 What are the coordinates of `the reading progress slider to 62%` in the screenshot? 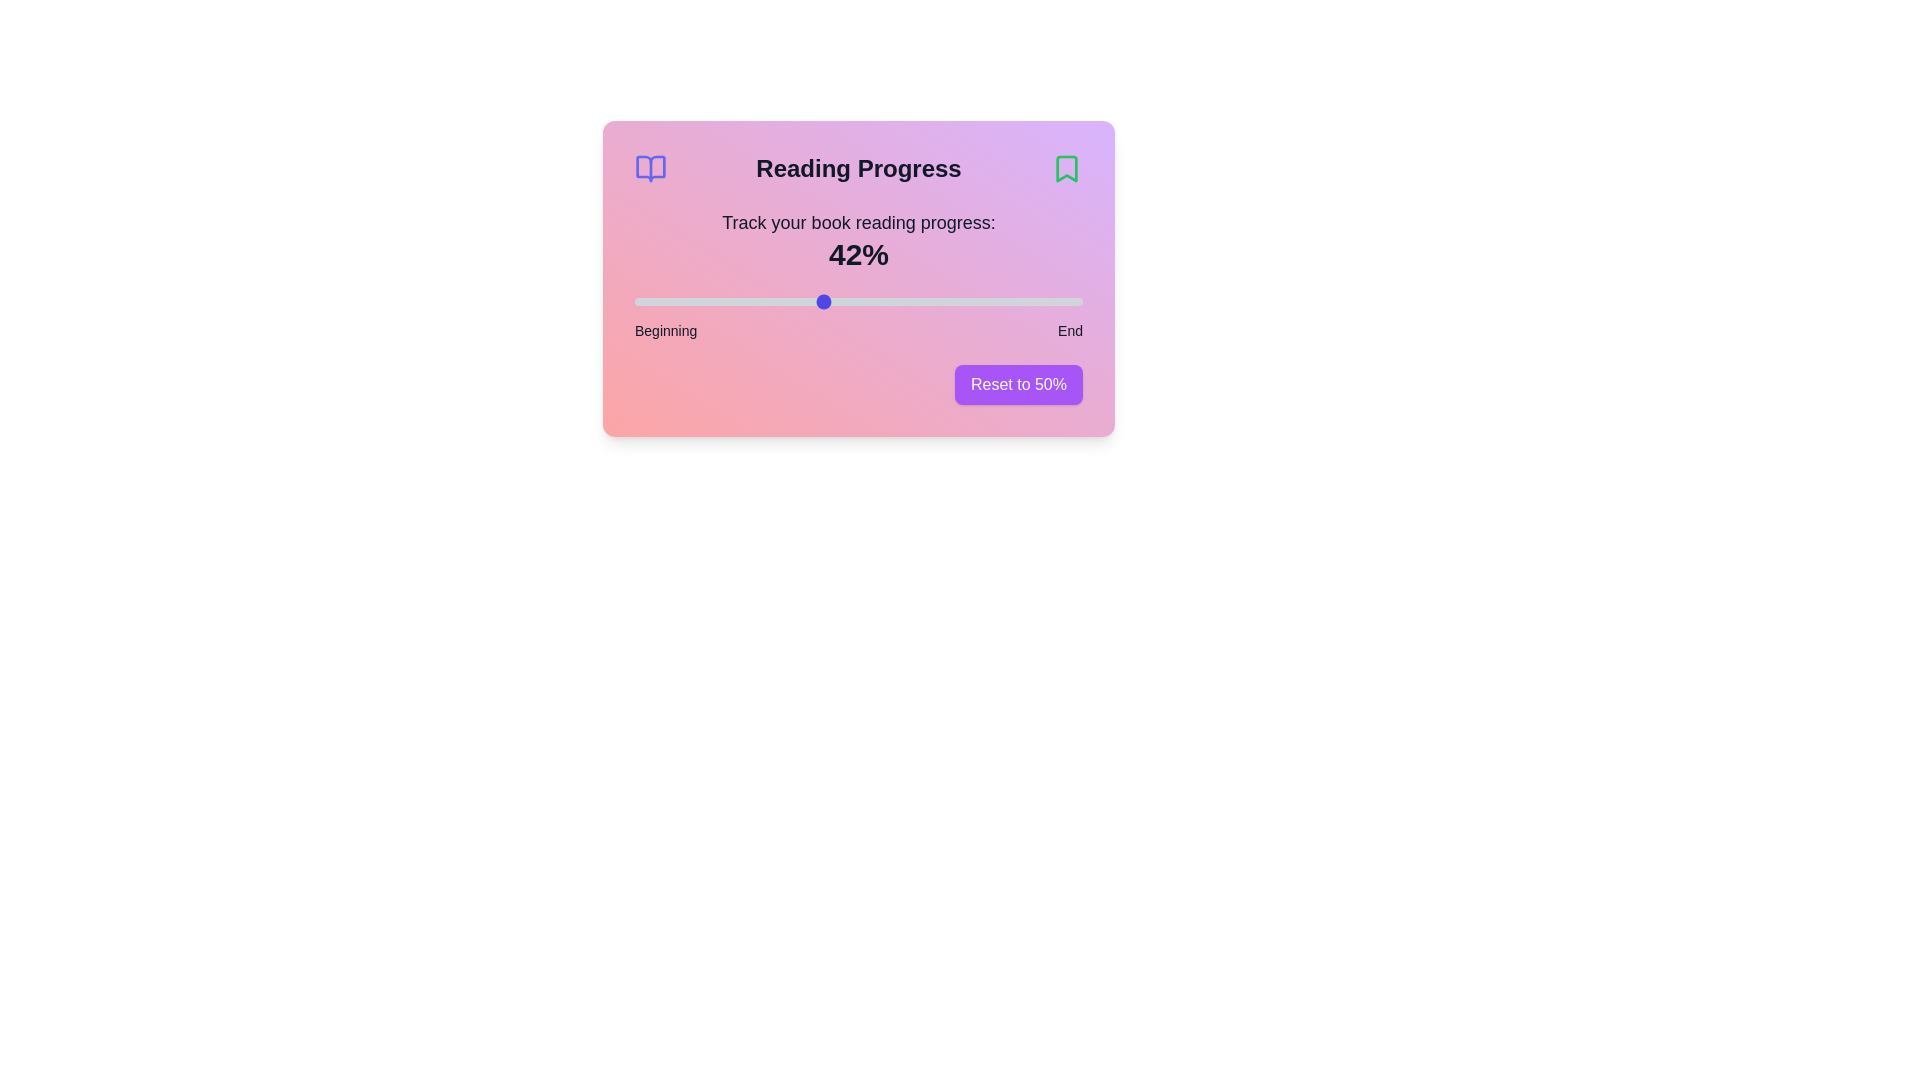 It's located at (911, 301).